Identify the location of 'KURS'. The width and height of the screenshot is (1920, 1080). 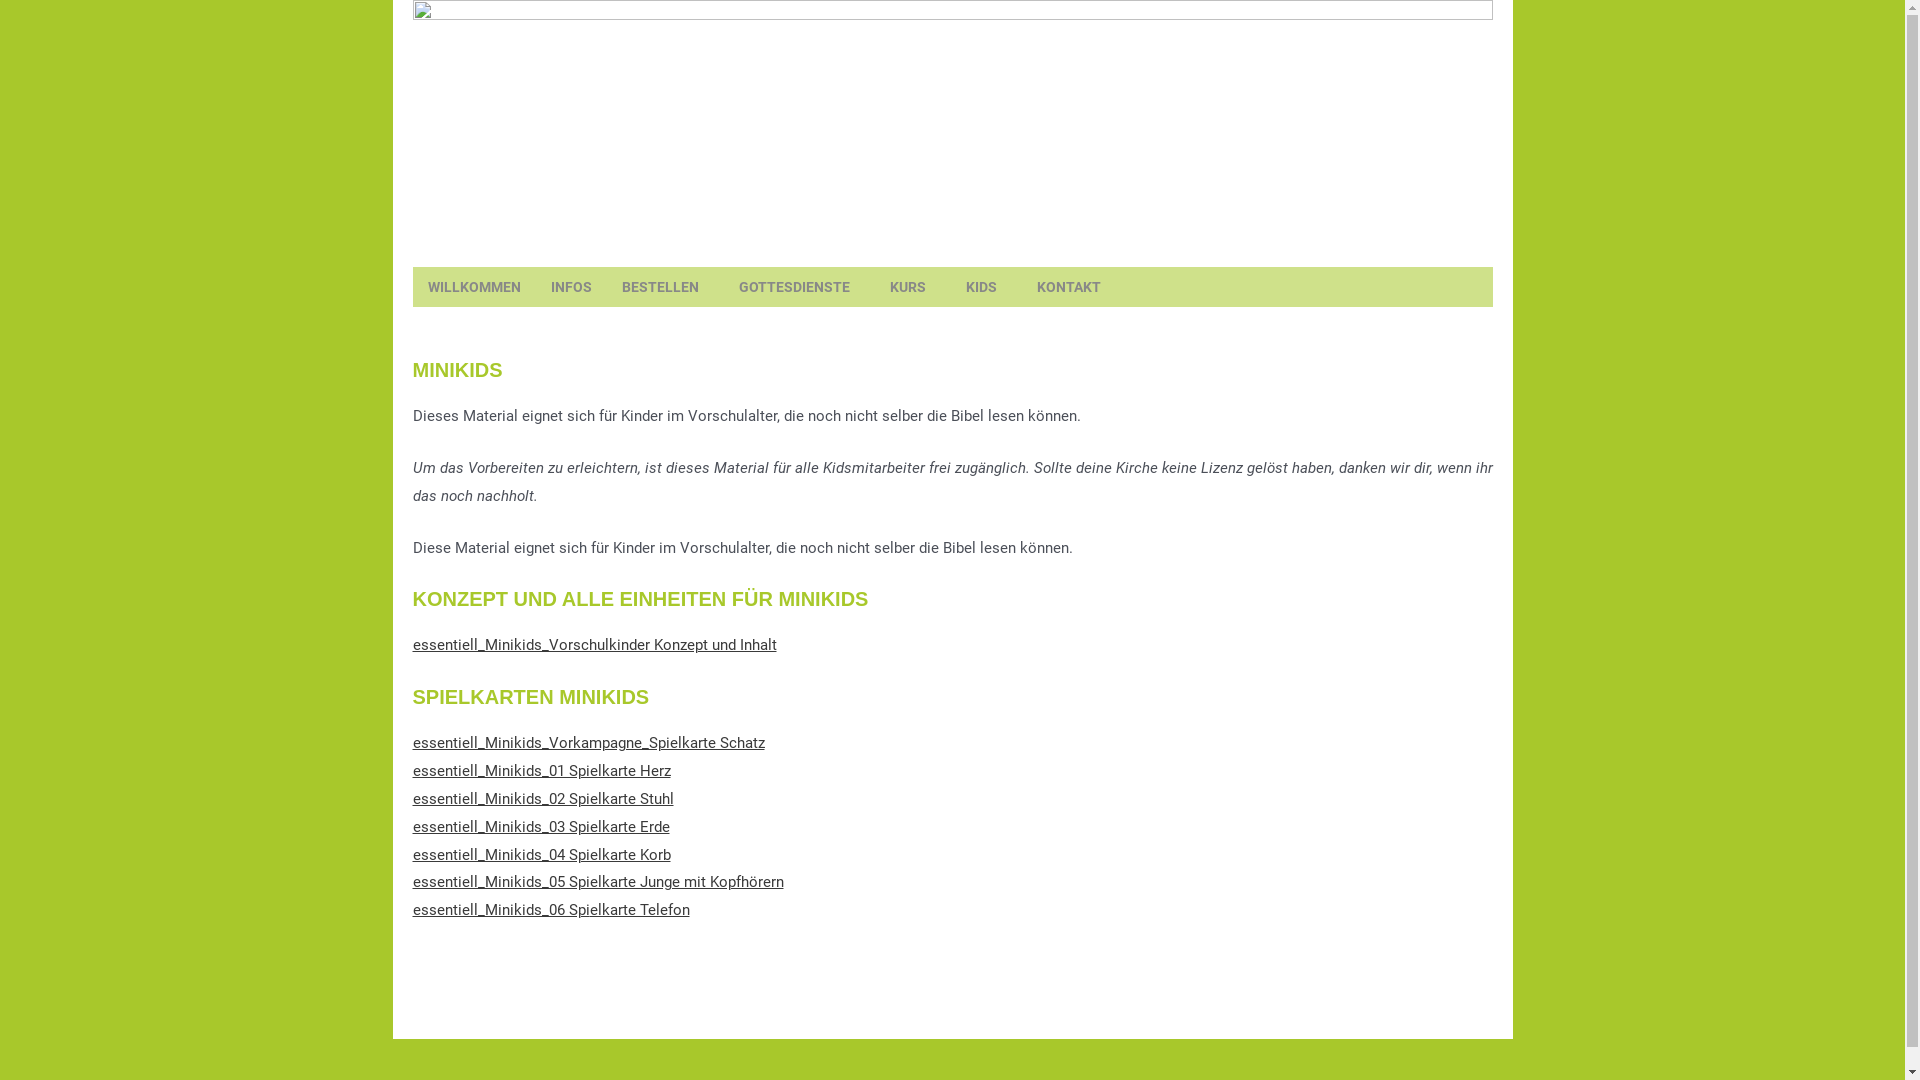
(911, 286).